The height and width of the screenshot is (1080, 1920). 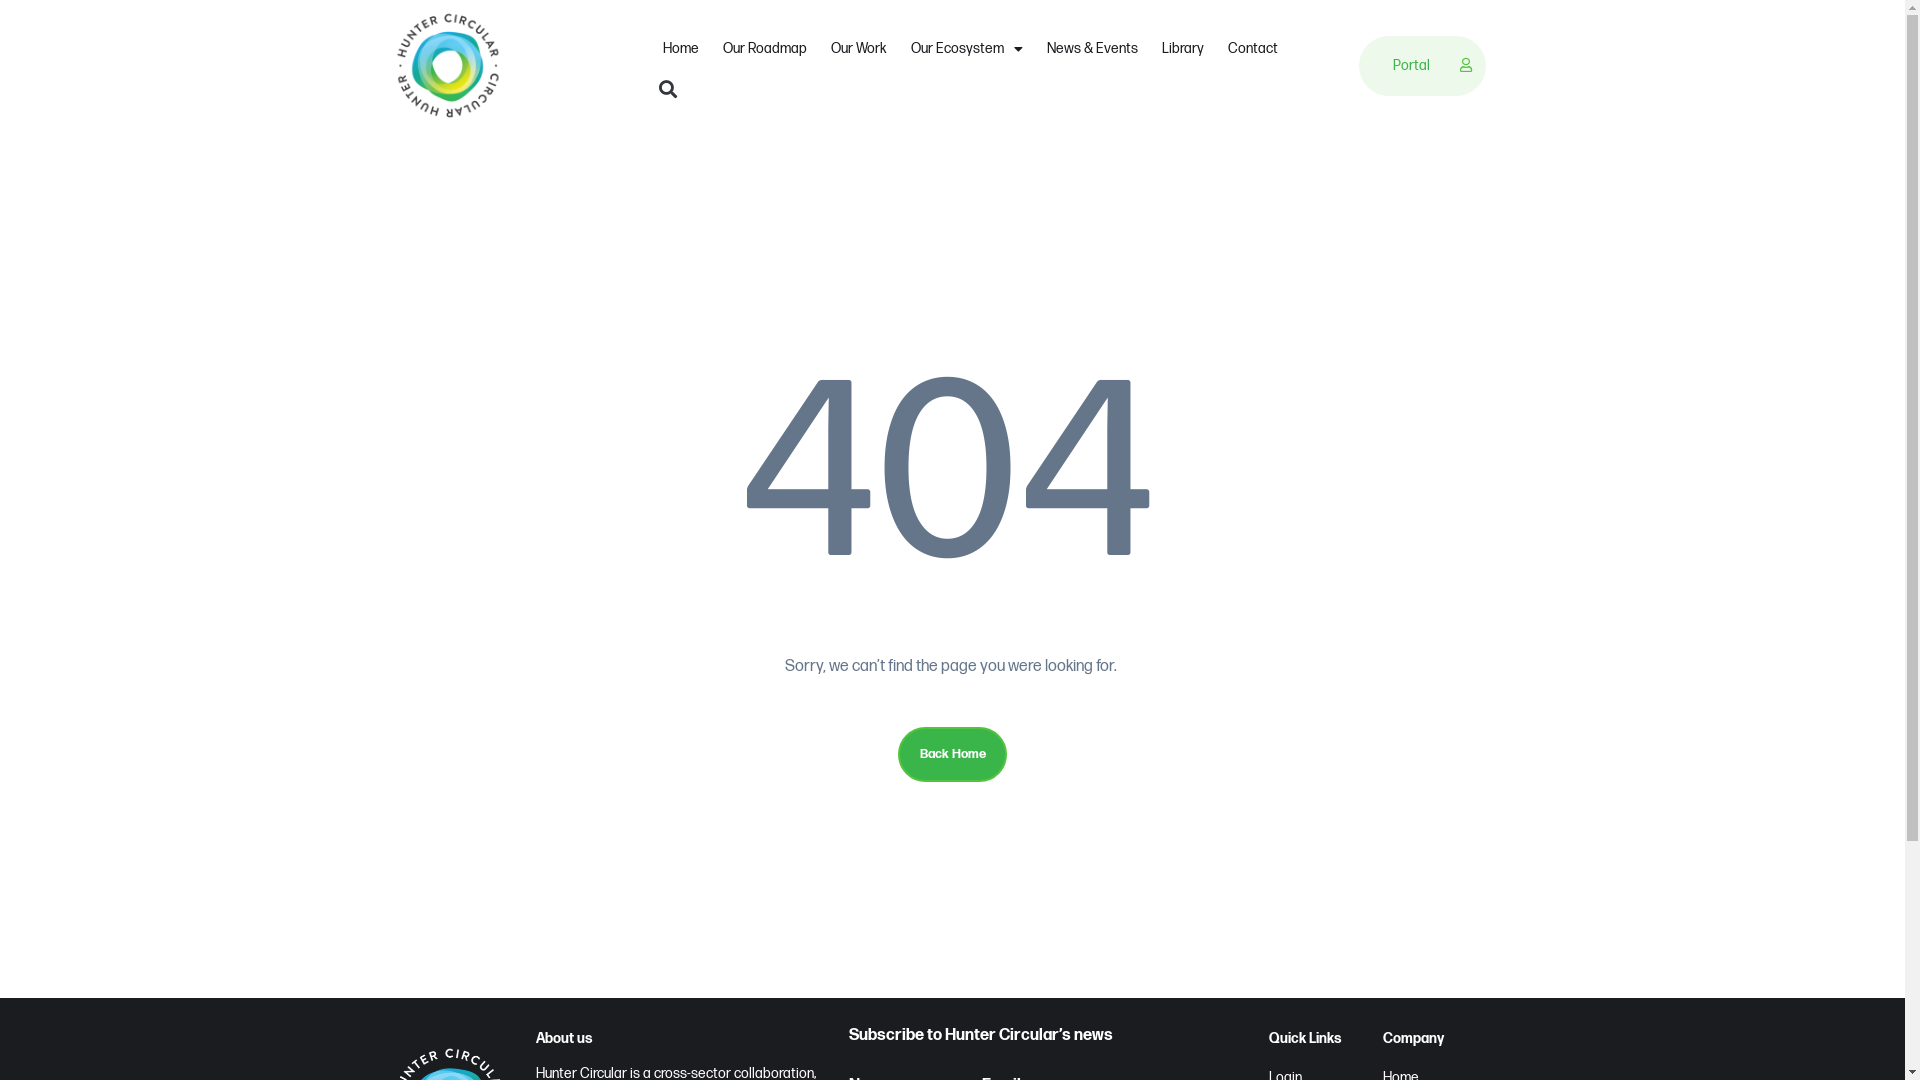 What do you see at coordinates (897, 48) in the screenshot?
I see `'Our Ecosystem'` at bounding box center [897, 48].